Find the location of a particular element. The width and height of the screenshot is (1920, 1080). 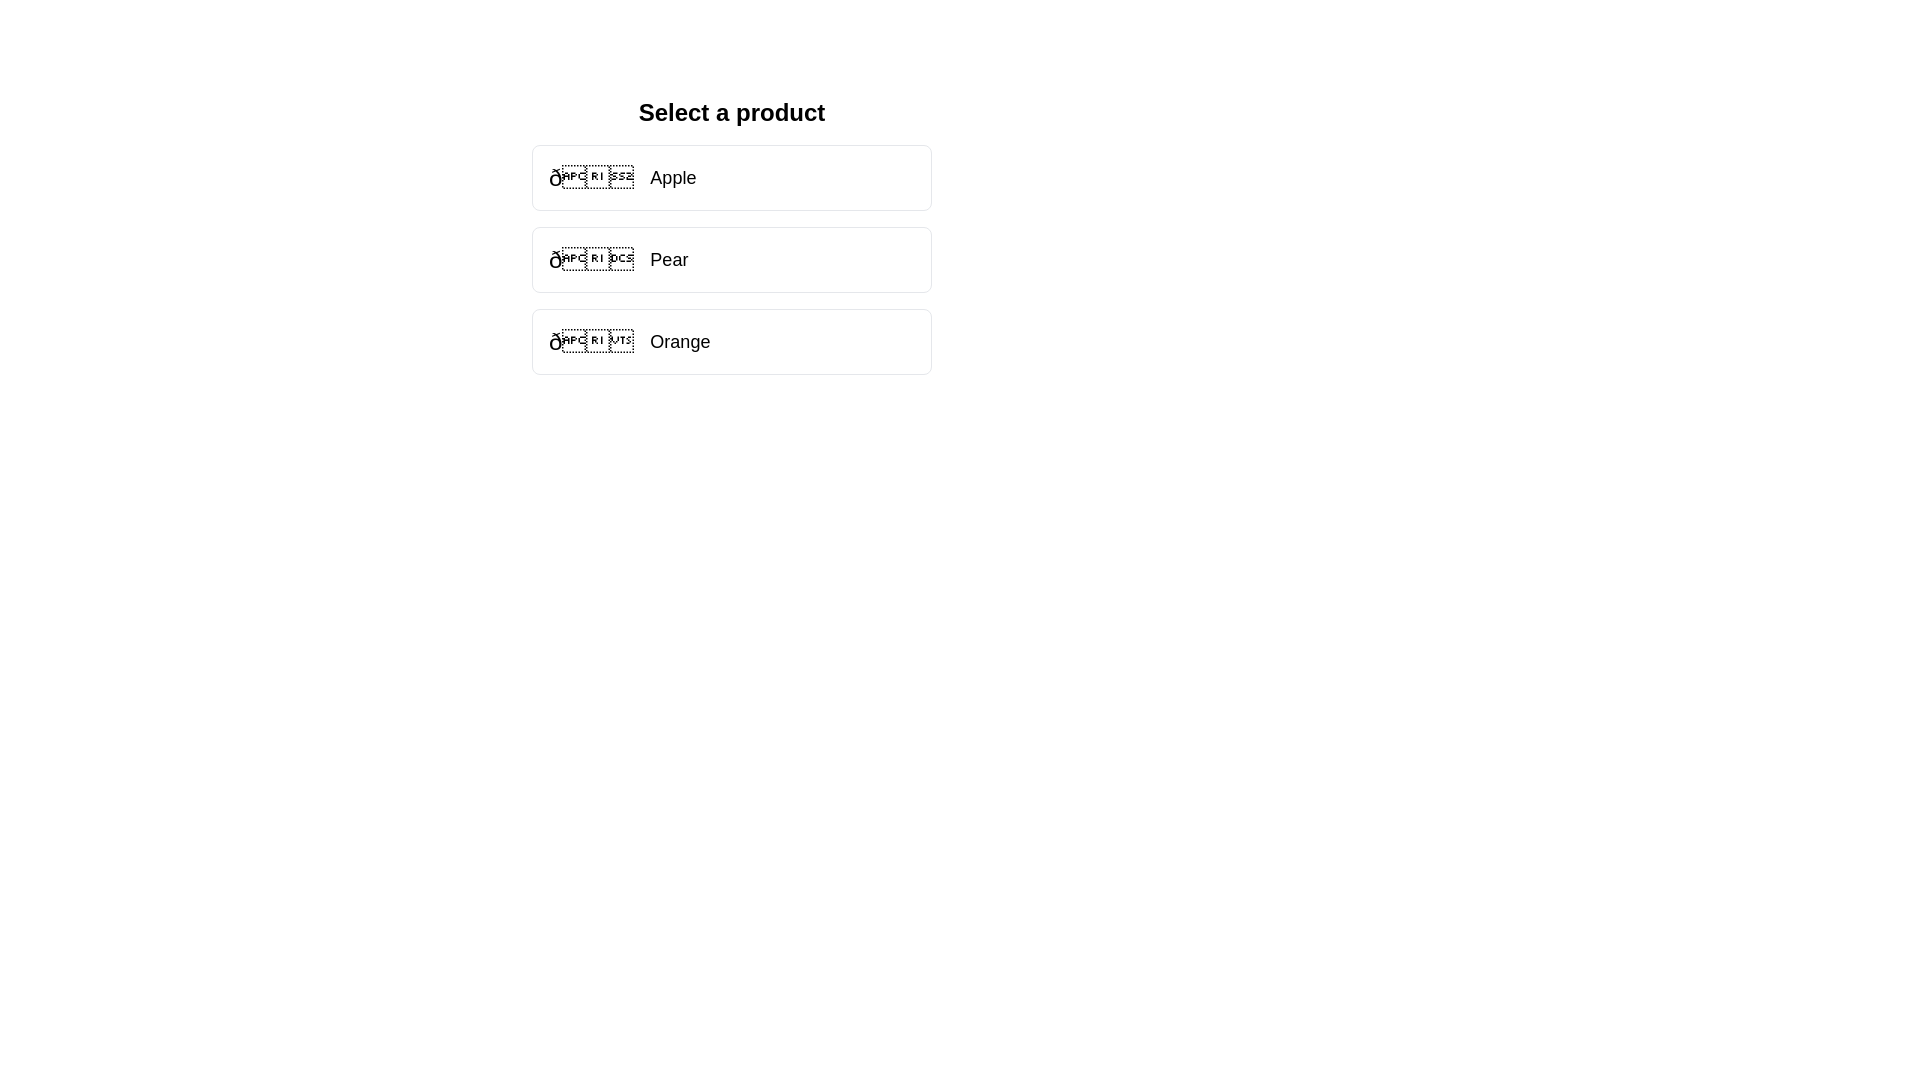

the selectable item associated with 'Pear', which is positioned in the middle of a vertical list between 'Apple' and 'Orange' is located at coordinates (730, 258).